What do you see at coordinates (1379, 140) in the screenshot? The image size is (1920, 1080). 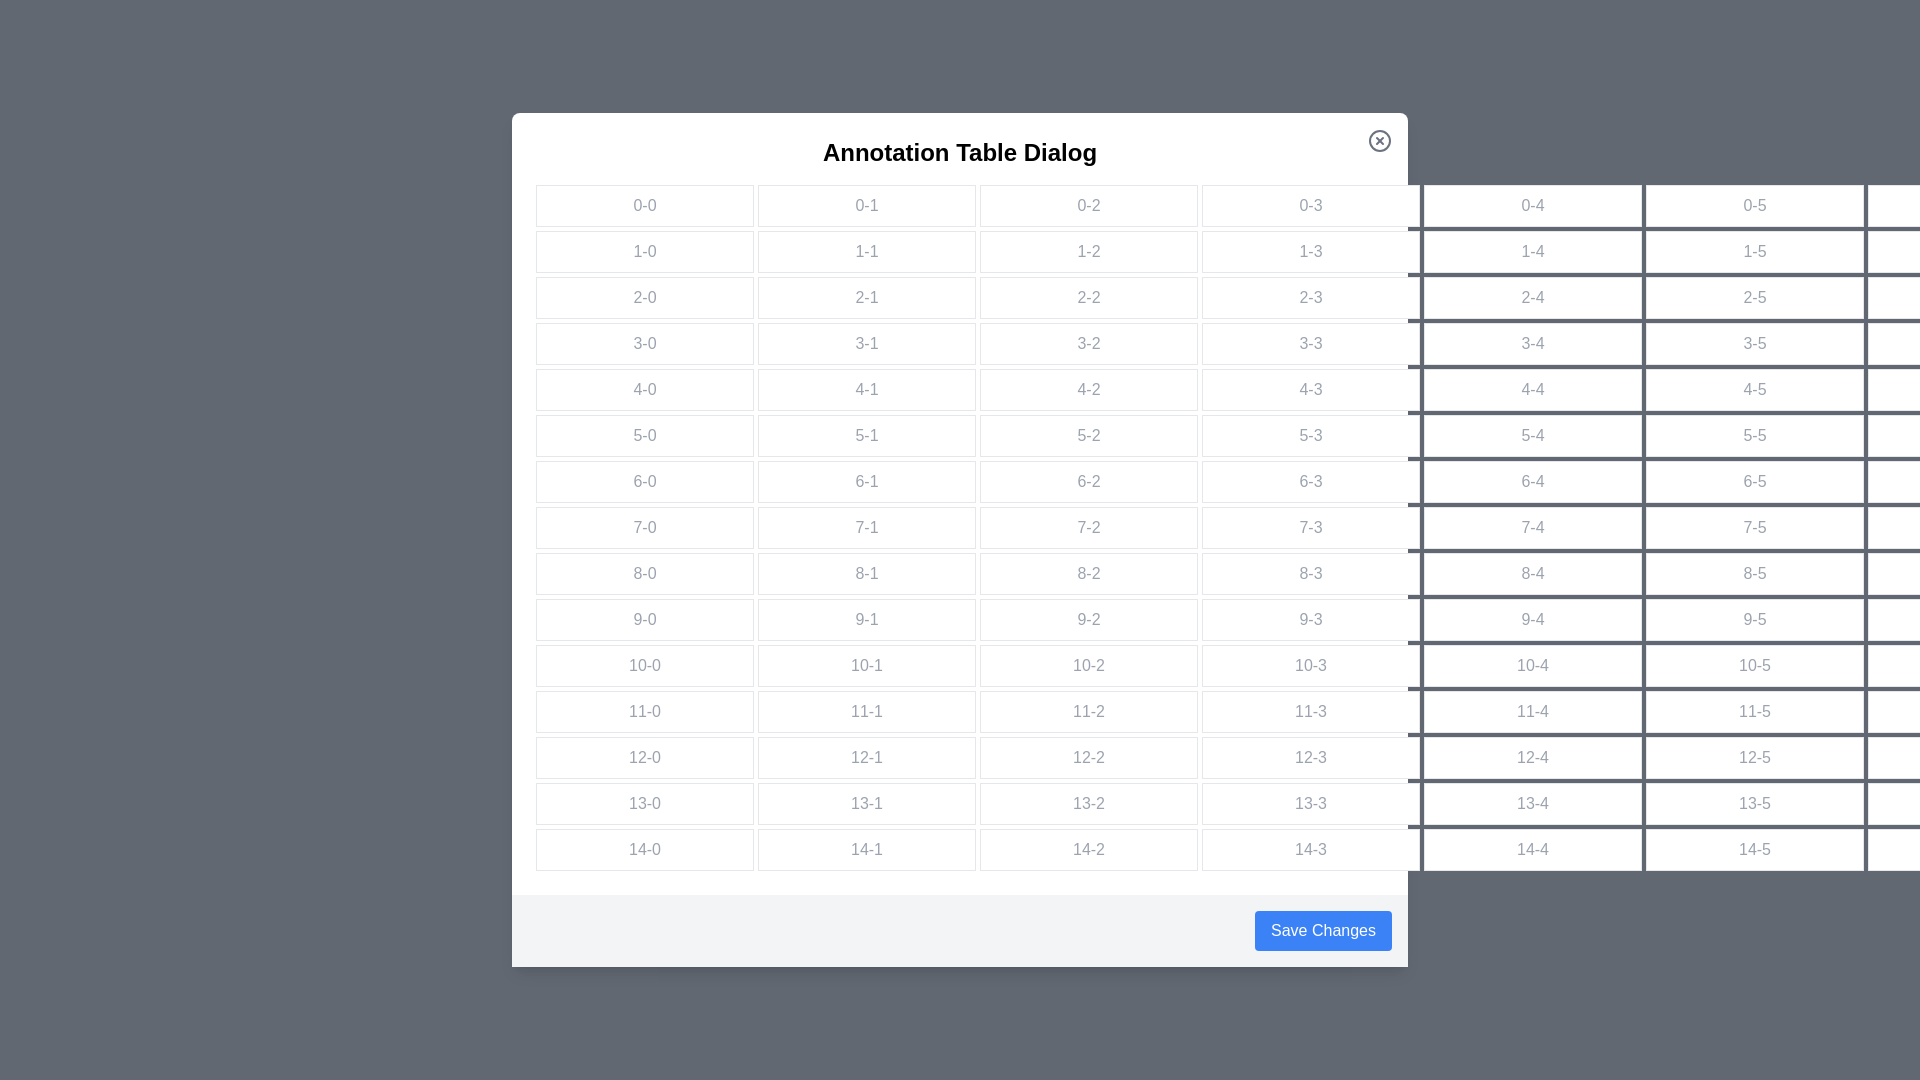 I see `the close button to close the dialog` at bounding box center [1379, 140].